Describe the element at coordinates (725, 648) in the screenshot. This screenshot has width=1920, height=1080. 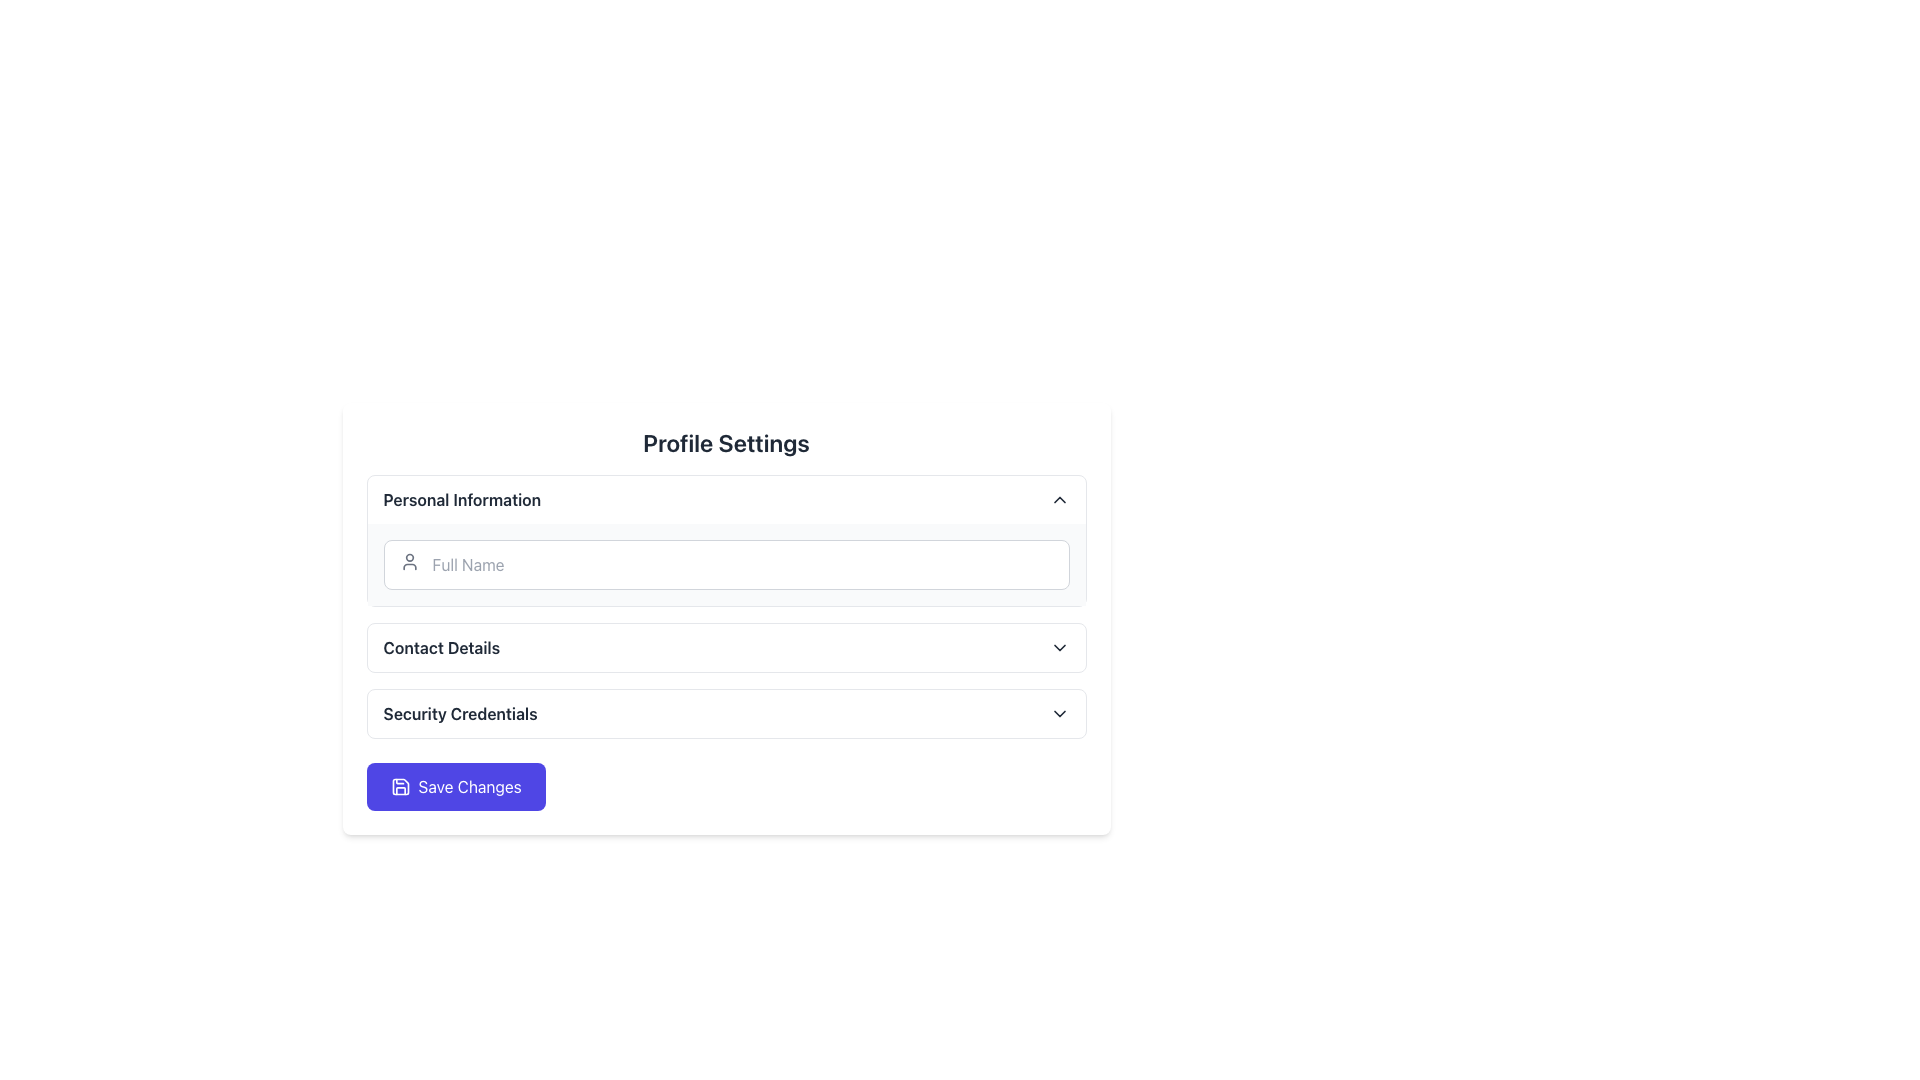
I see `the 'Contact Details' Collapsible Section Header element` at that location.